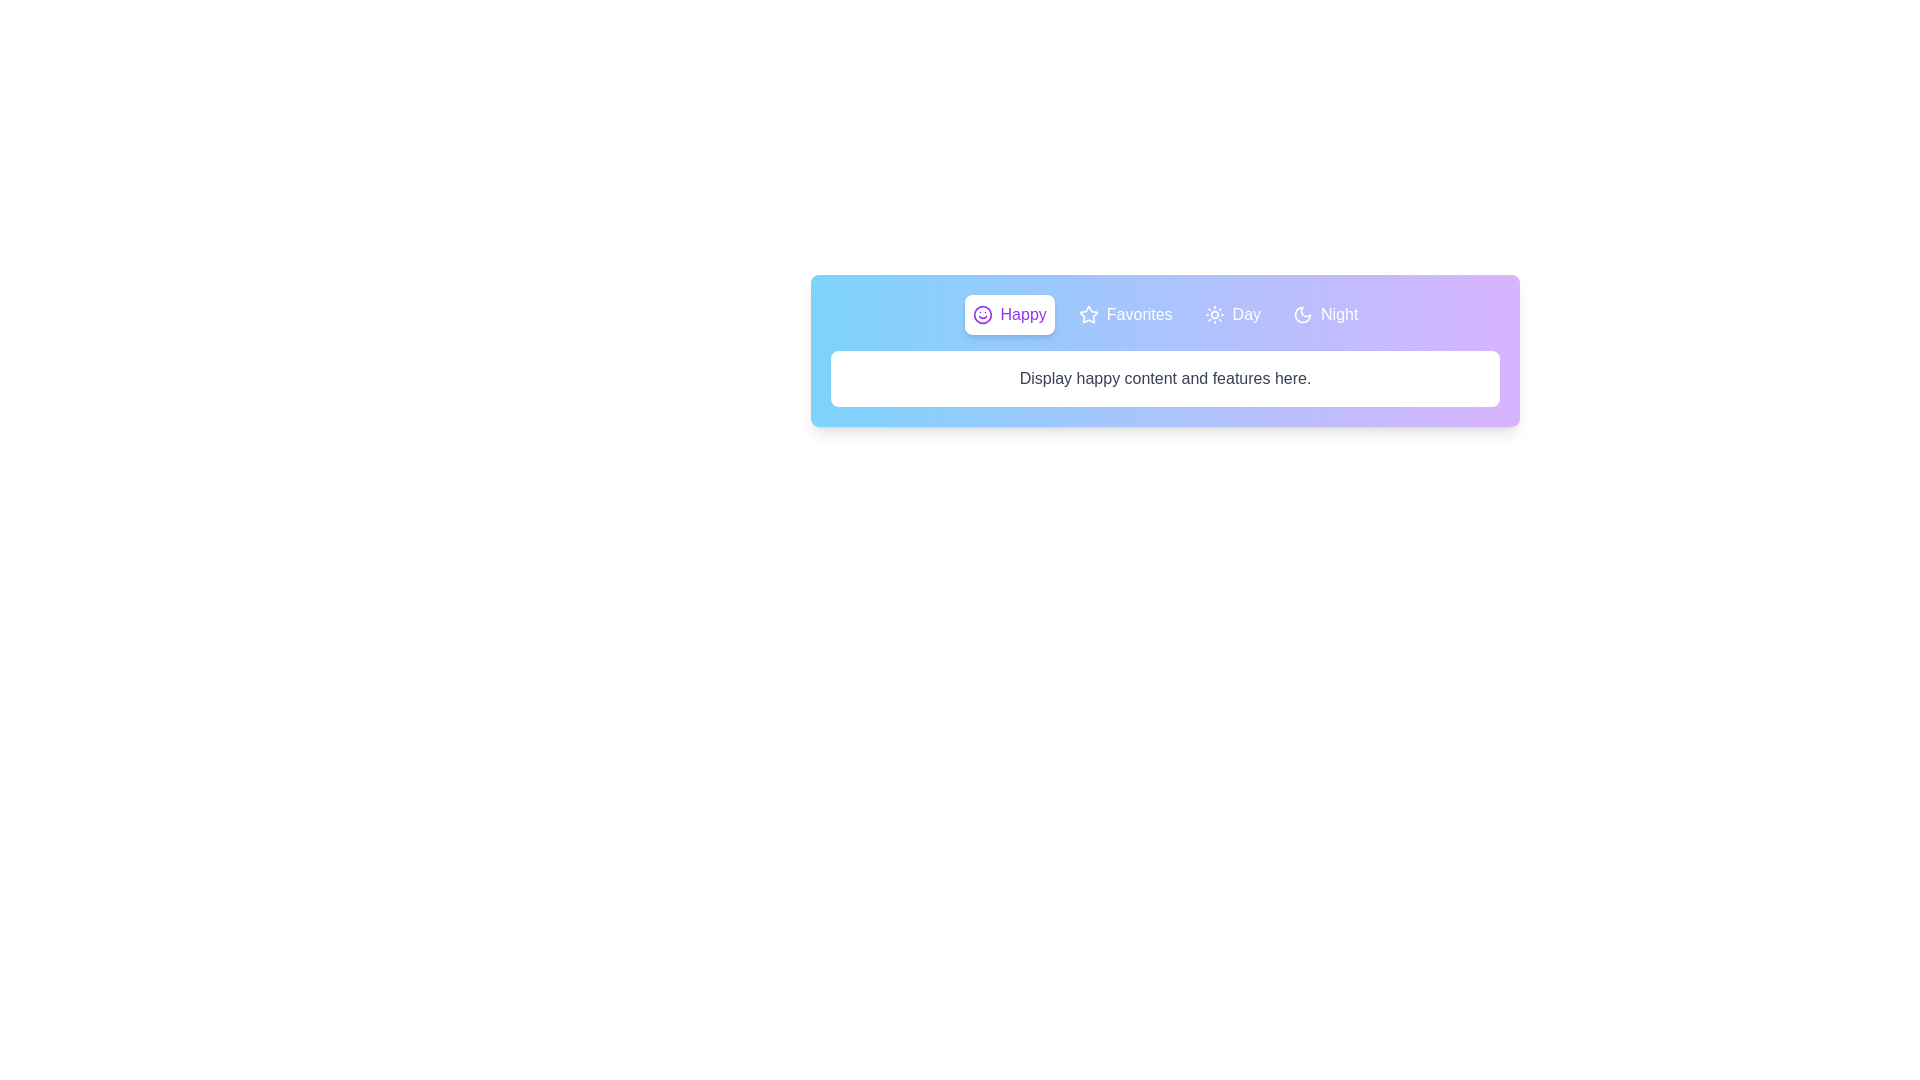 This screenshot has height=1080, width=1920. What do you see at coordinates (1325, 315) in the screenshot?
I see `the Night tab to switch to its content` at bounding box center [1325, 315].